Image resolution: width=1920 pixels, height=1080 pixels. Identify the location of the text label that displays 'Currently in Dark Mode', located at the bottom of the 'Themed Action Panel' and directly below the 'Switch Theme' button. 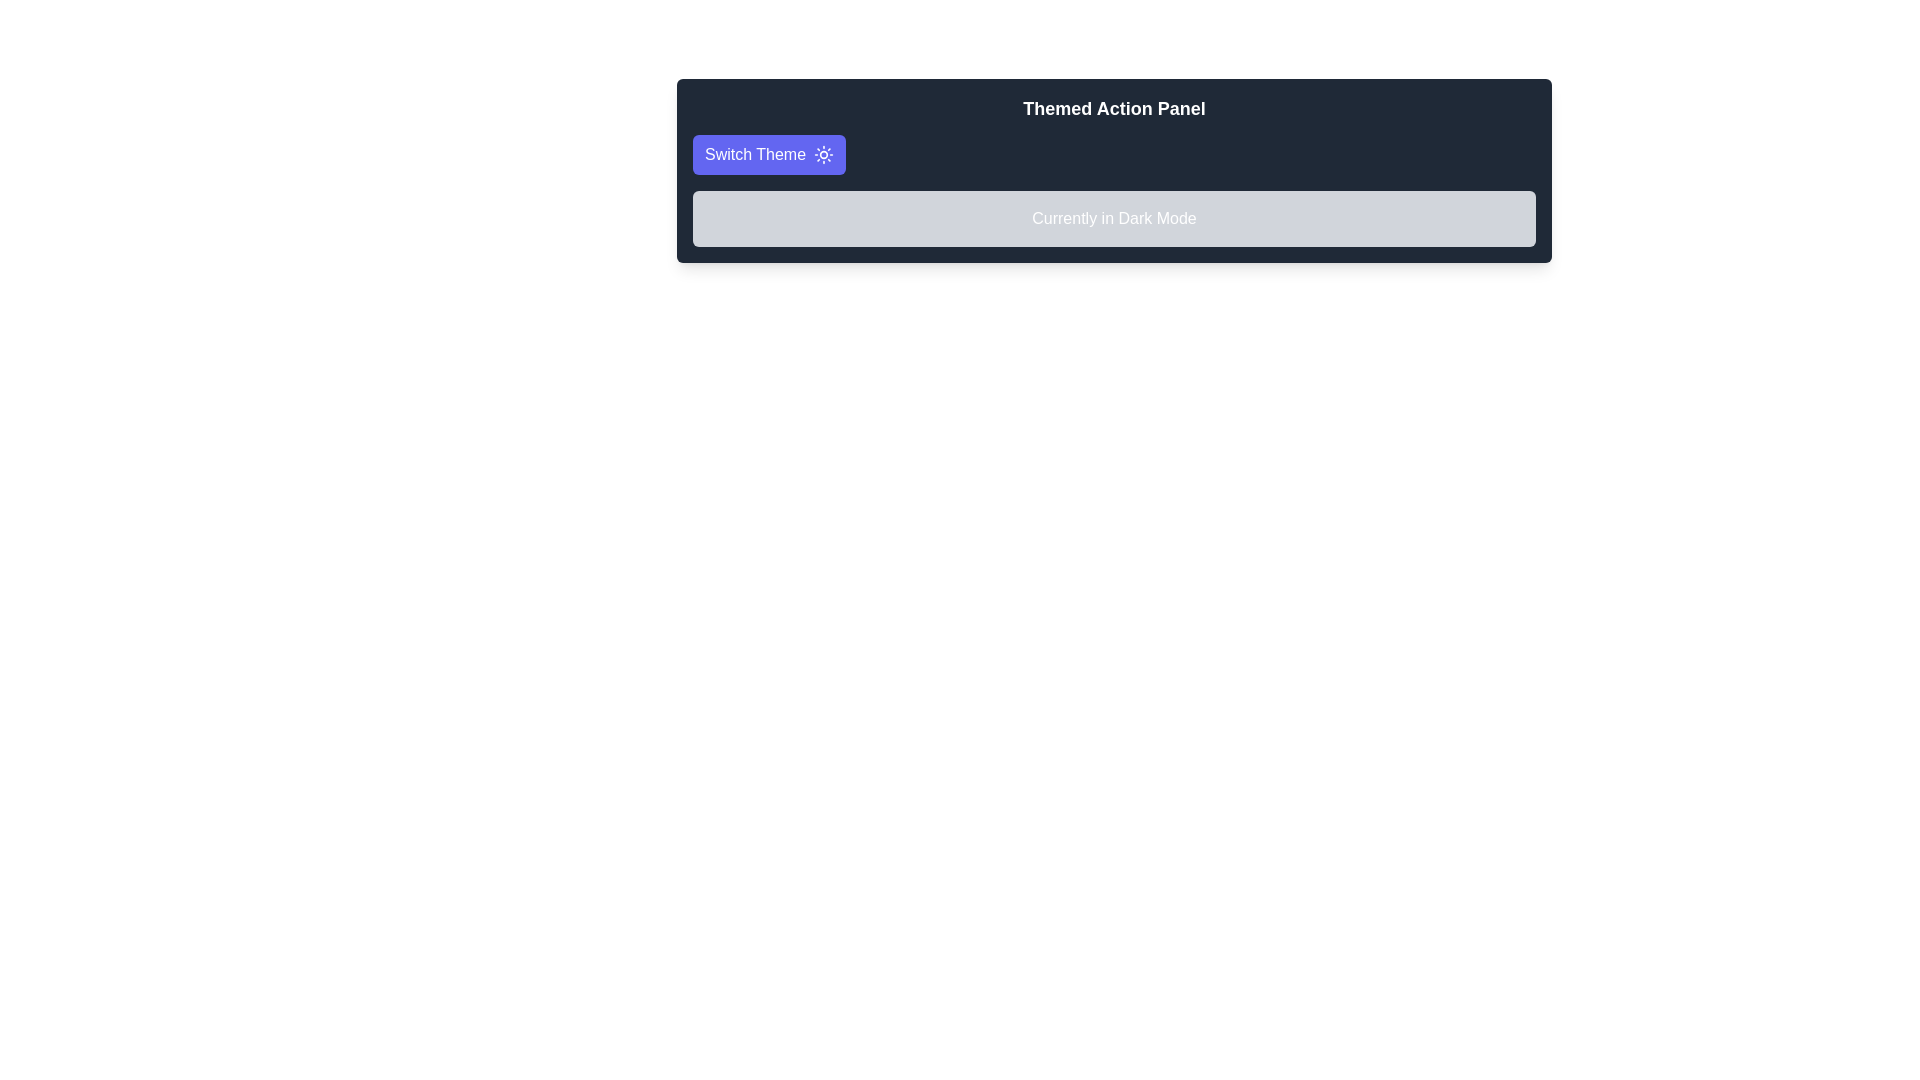
(1113, 219).